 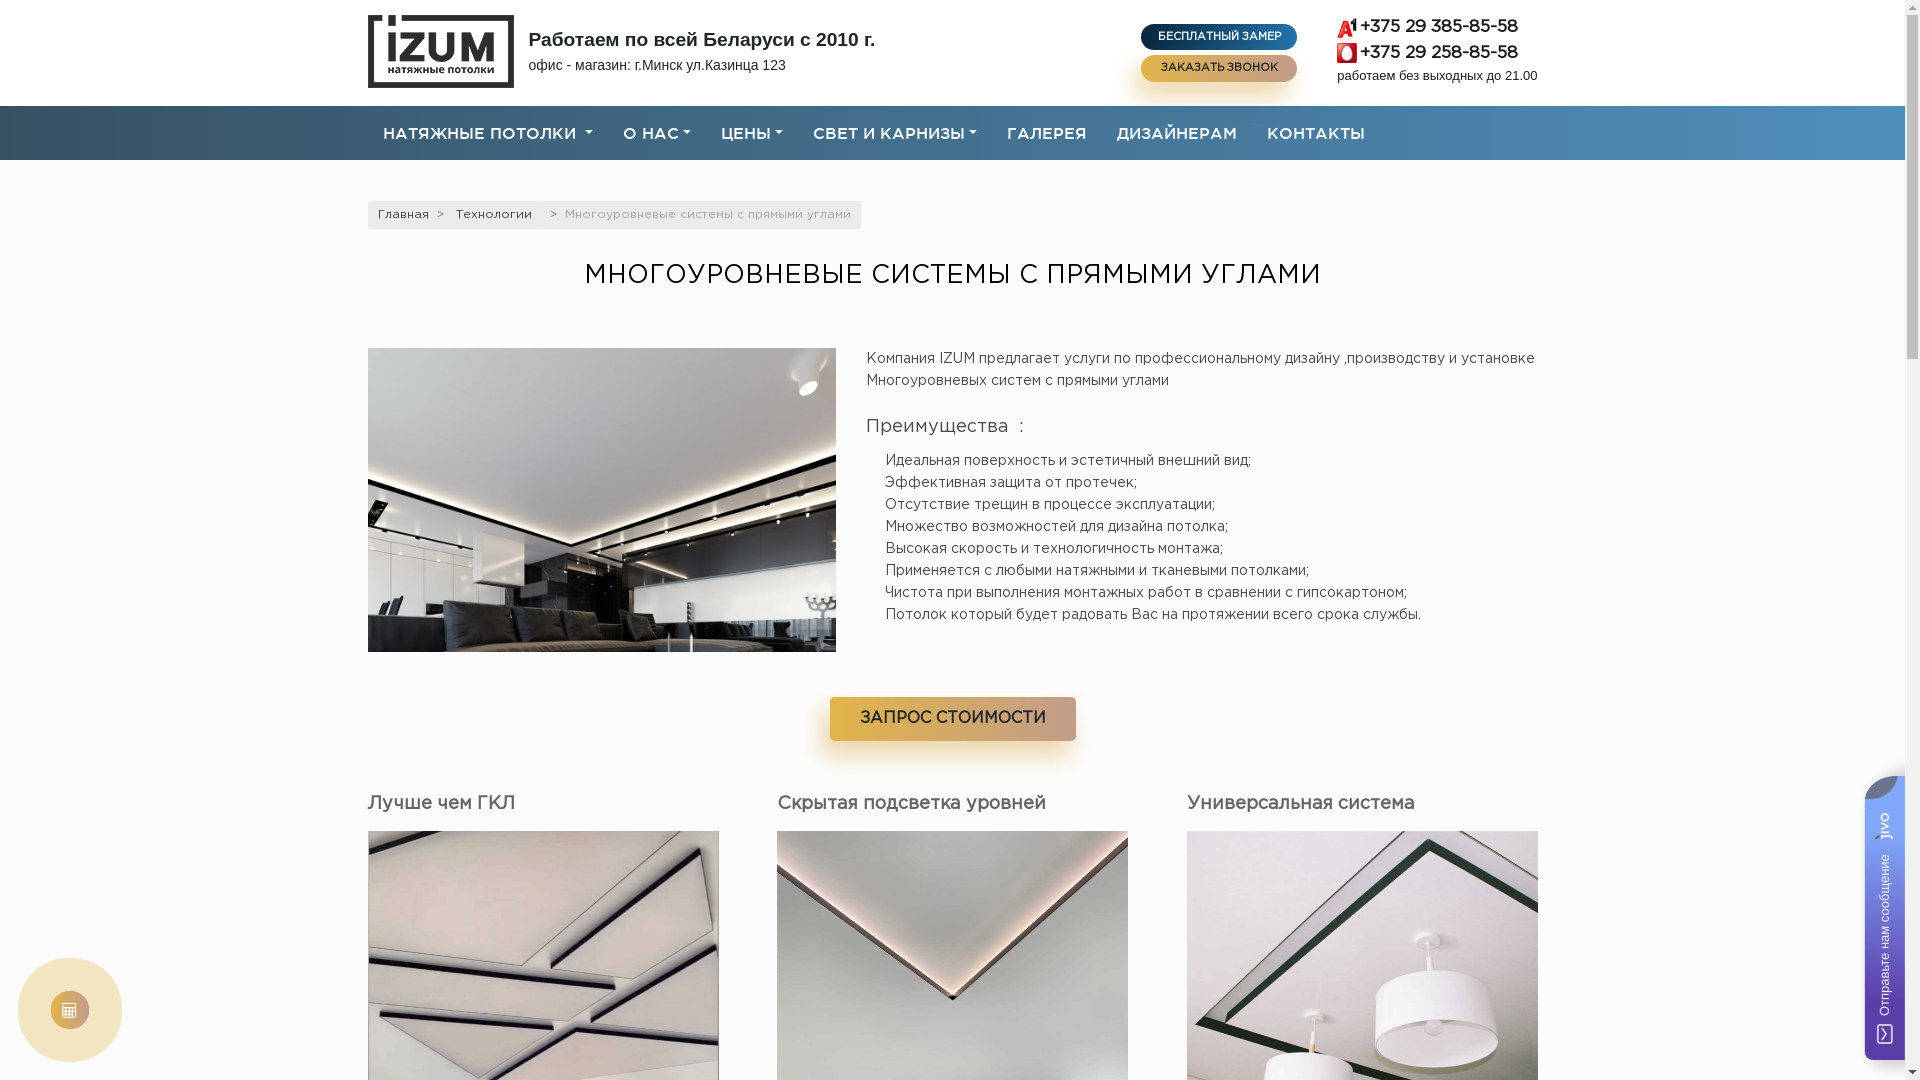 I want to click on '+375 29 258-85-58', so click(x=1435, y=52).